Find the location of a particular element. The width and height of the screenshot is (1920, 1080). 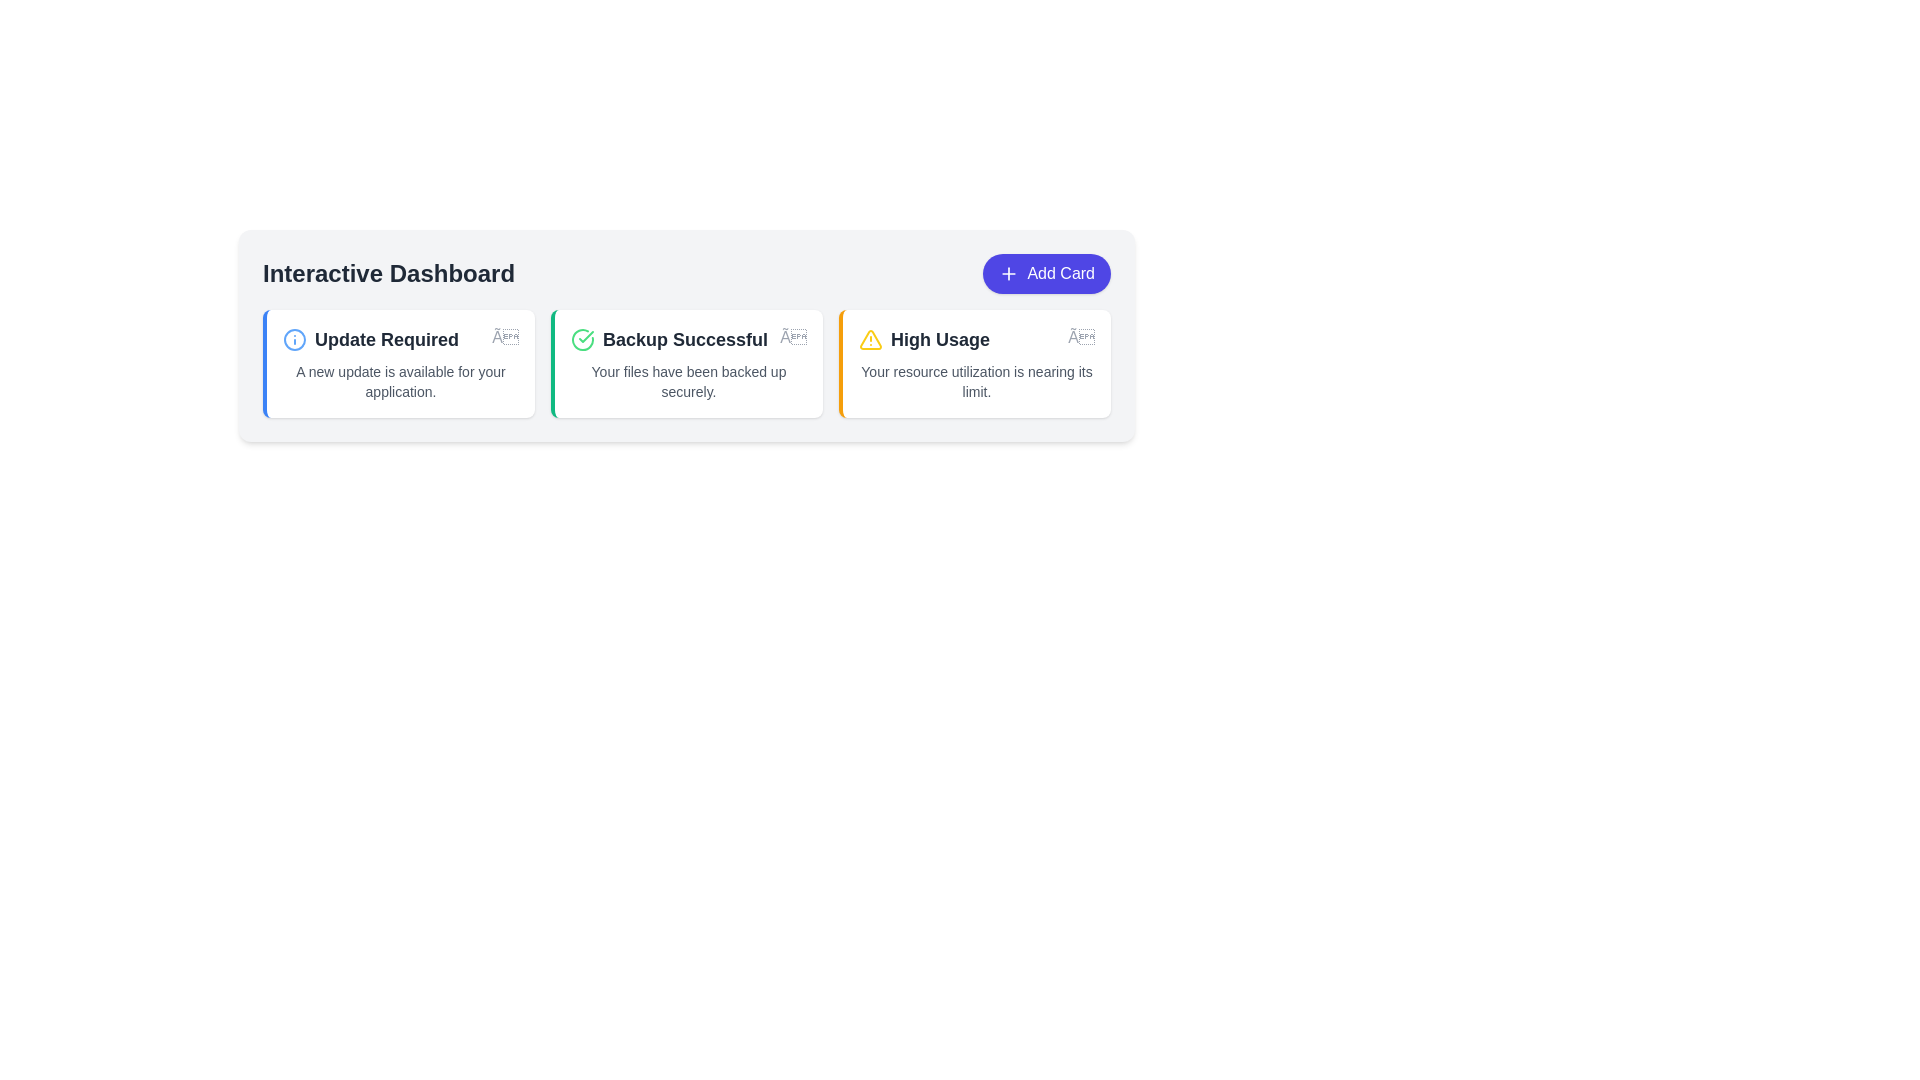

the state of the 'Backup Successful' icon located in the second card of a row of three cards, positioned to the left of the title text is located at coordinates (581, 338).